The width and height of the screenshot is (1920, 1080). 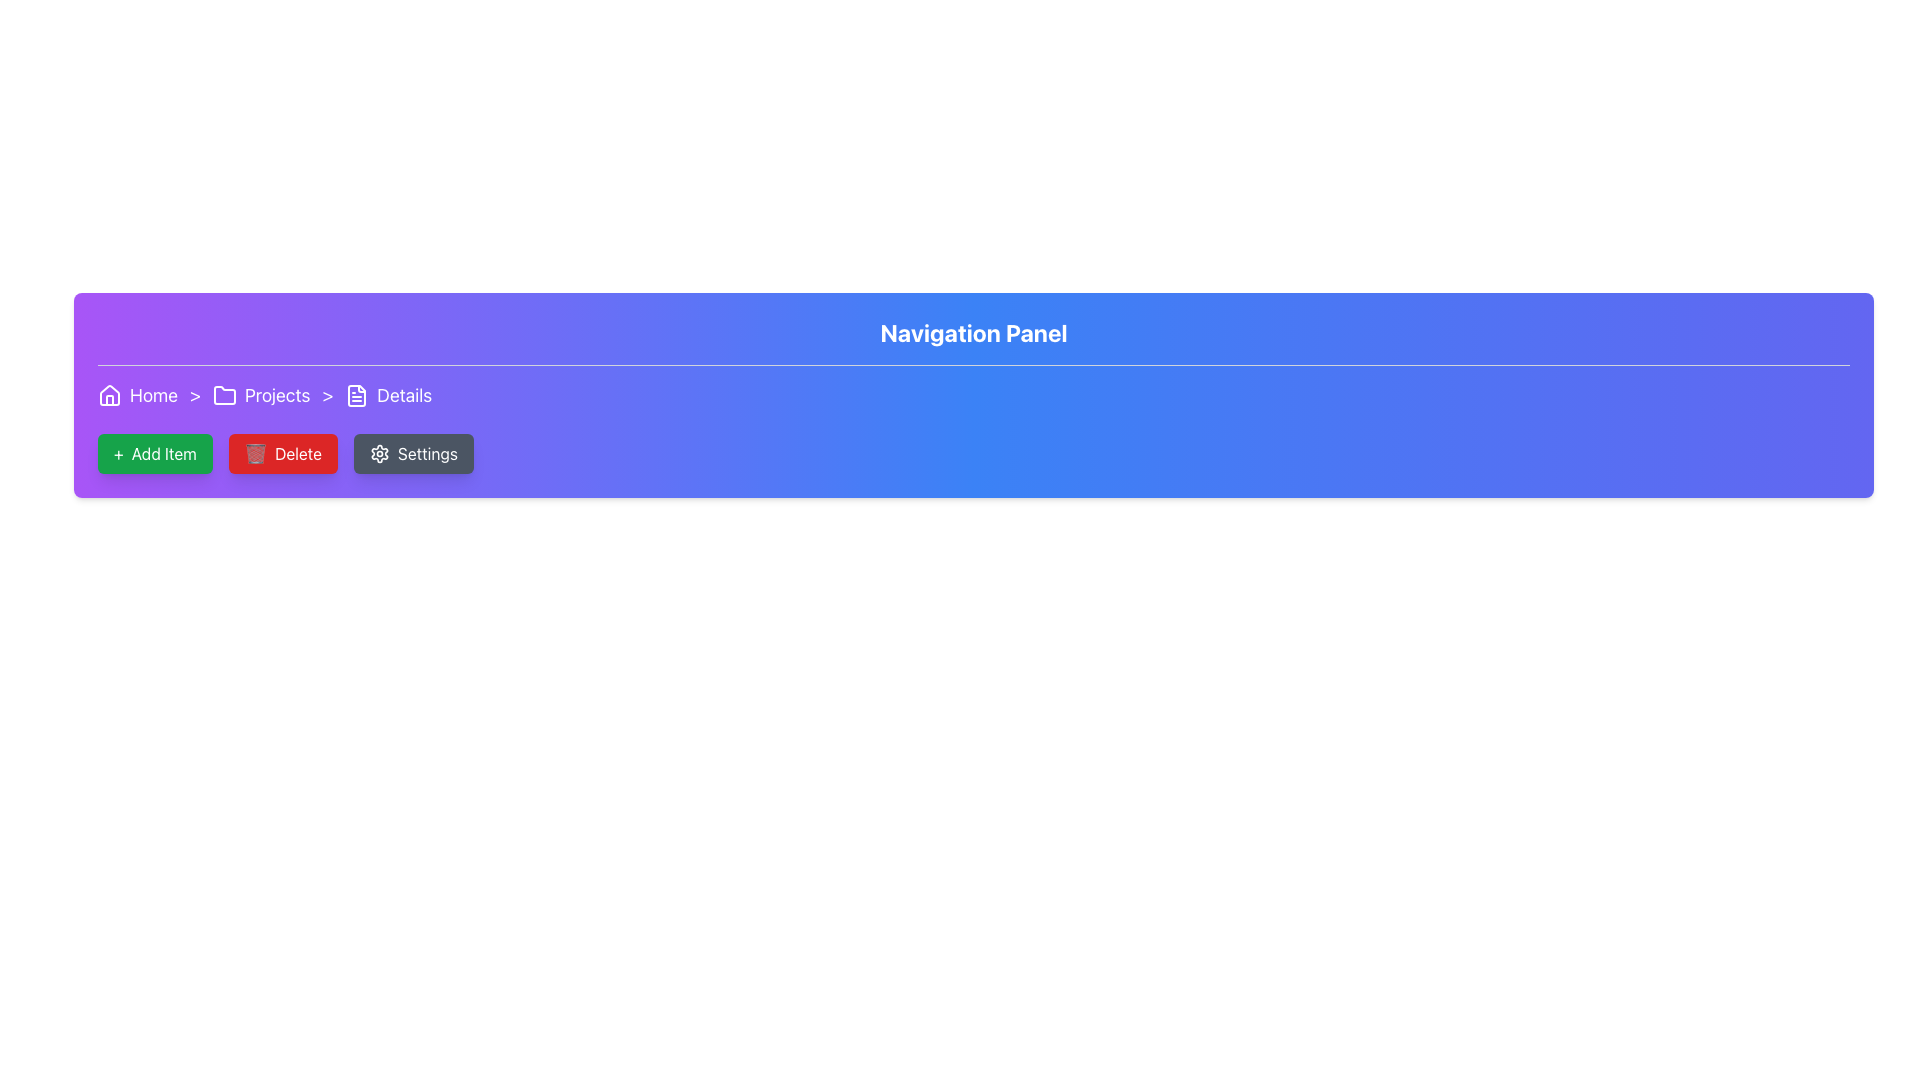 What do you see at coordinates (164, 454) in the screenshot?
I see `text information from the Text label located within the '+Add Item' button, which is positioned in the top-left corner of the navigation panel` at bounding box center [164, 454].